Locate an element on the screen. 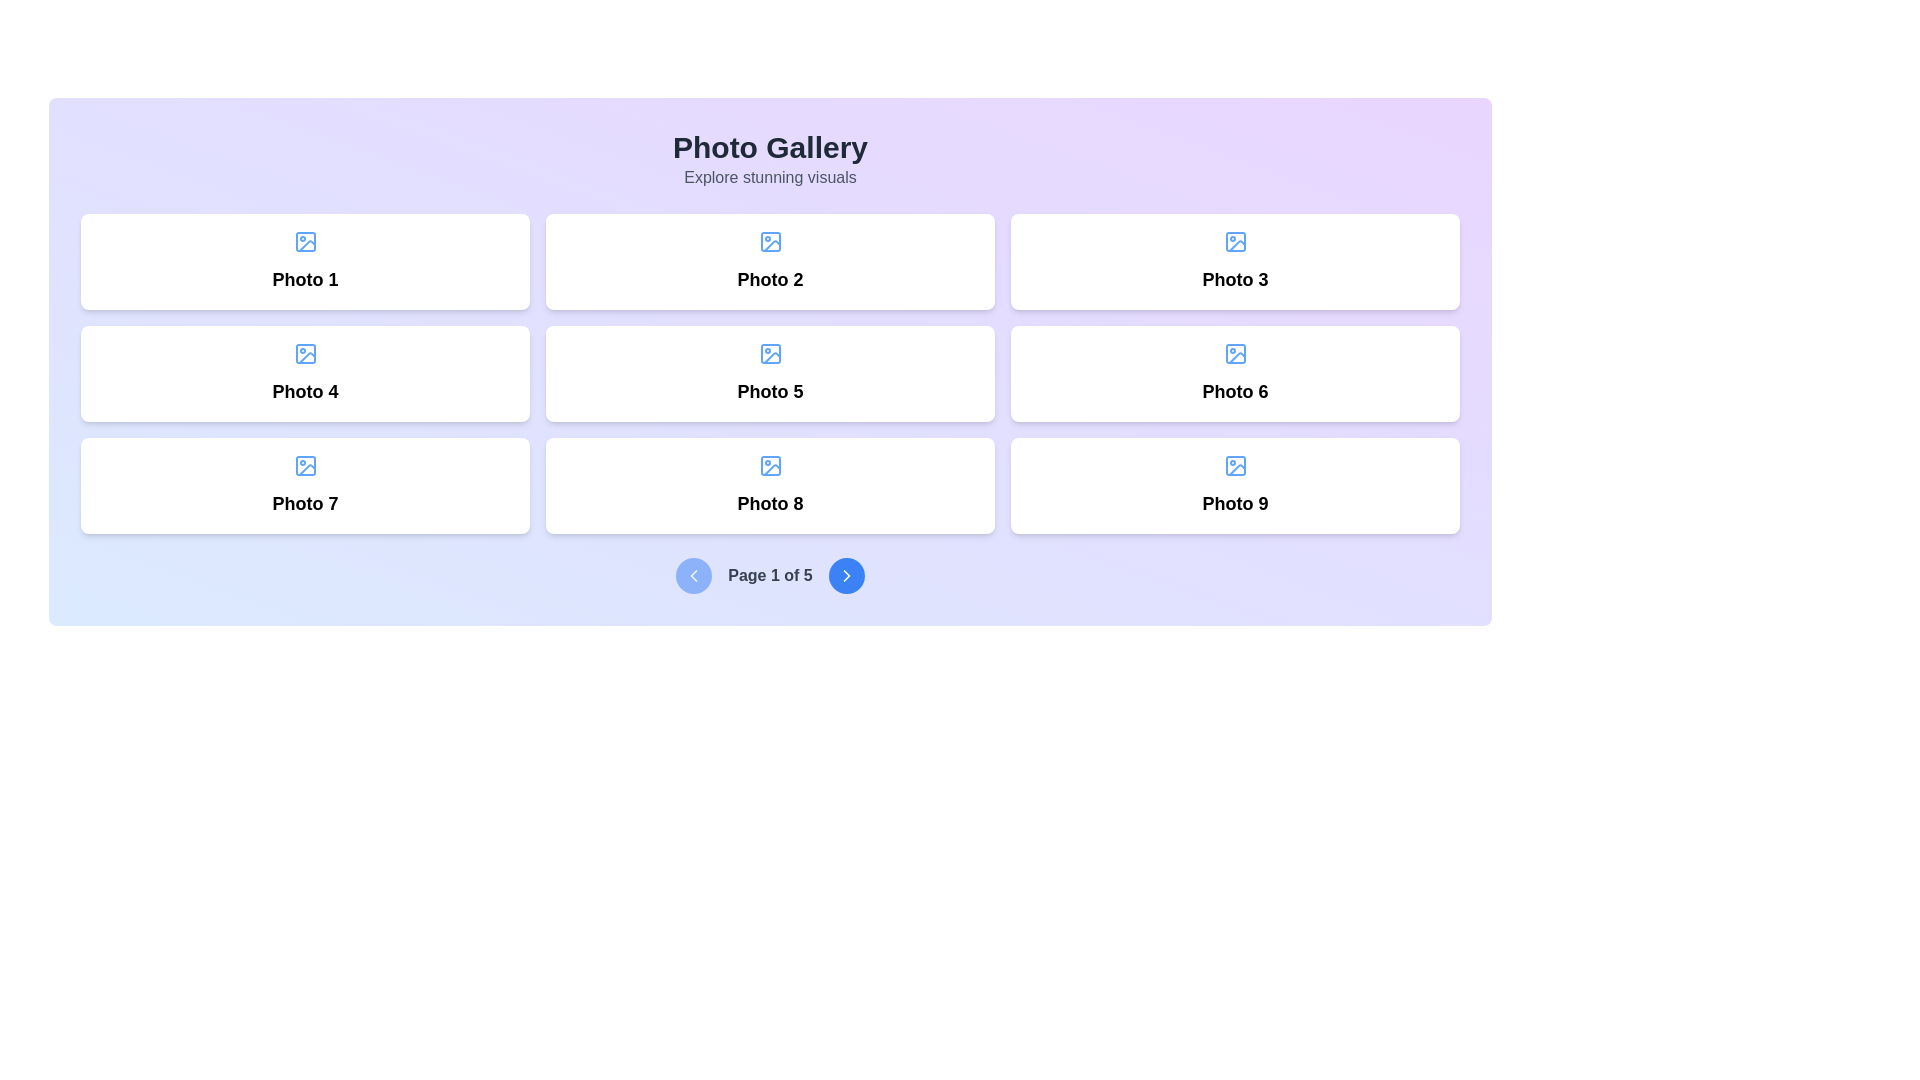  text label displaying 'Photo 4' which is styled with a bold and larger font size, located in the second row and second column of a grid of photo thumbnails, under an image icon is located at coordinates (304, 392).